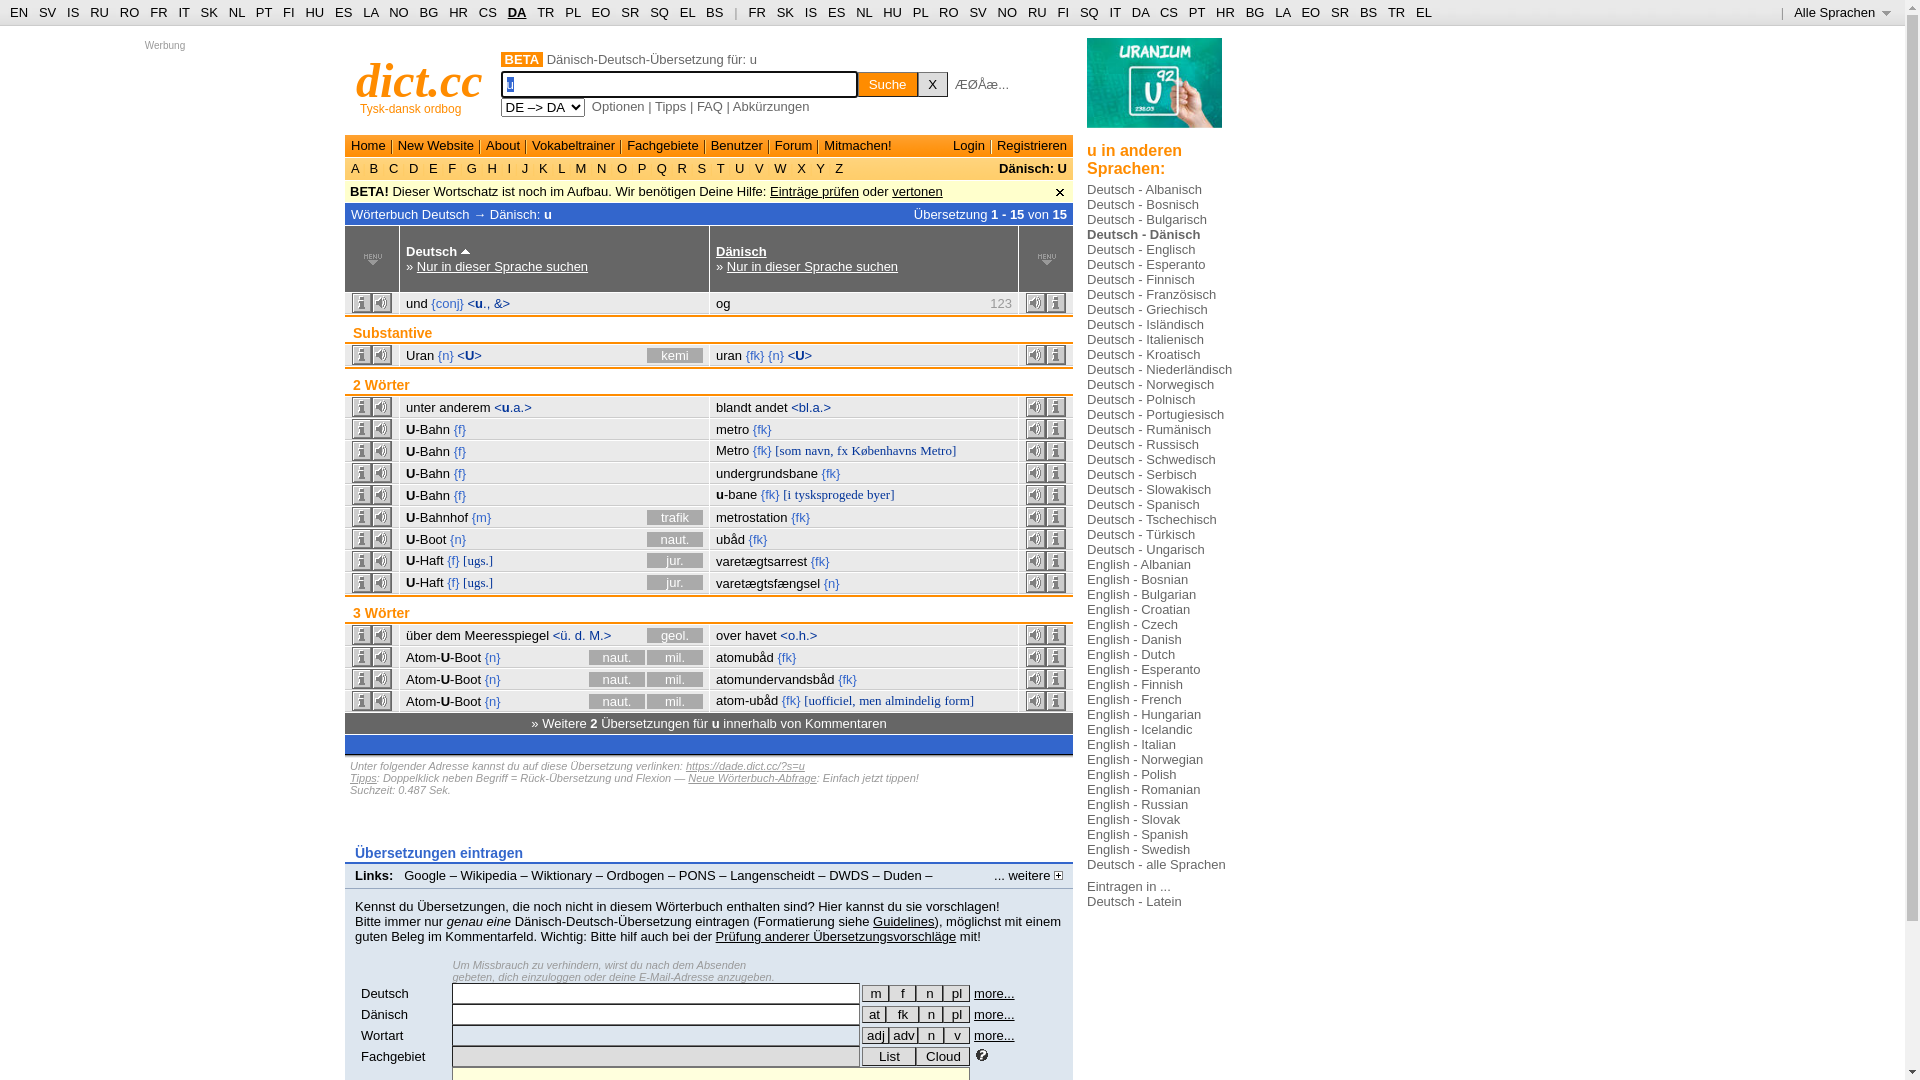  Describe the element at coordinates (492, 167) in the screenshot. I see `'H'` at that location.